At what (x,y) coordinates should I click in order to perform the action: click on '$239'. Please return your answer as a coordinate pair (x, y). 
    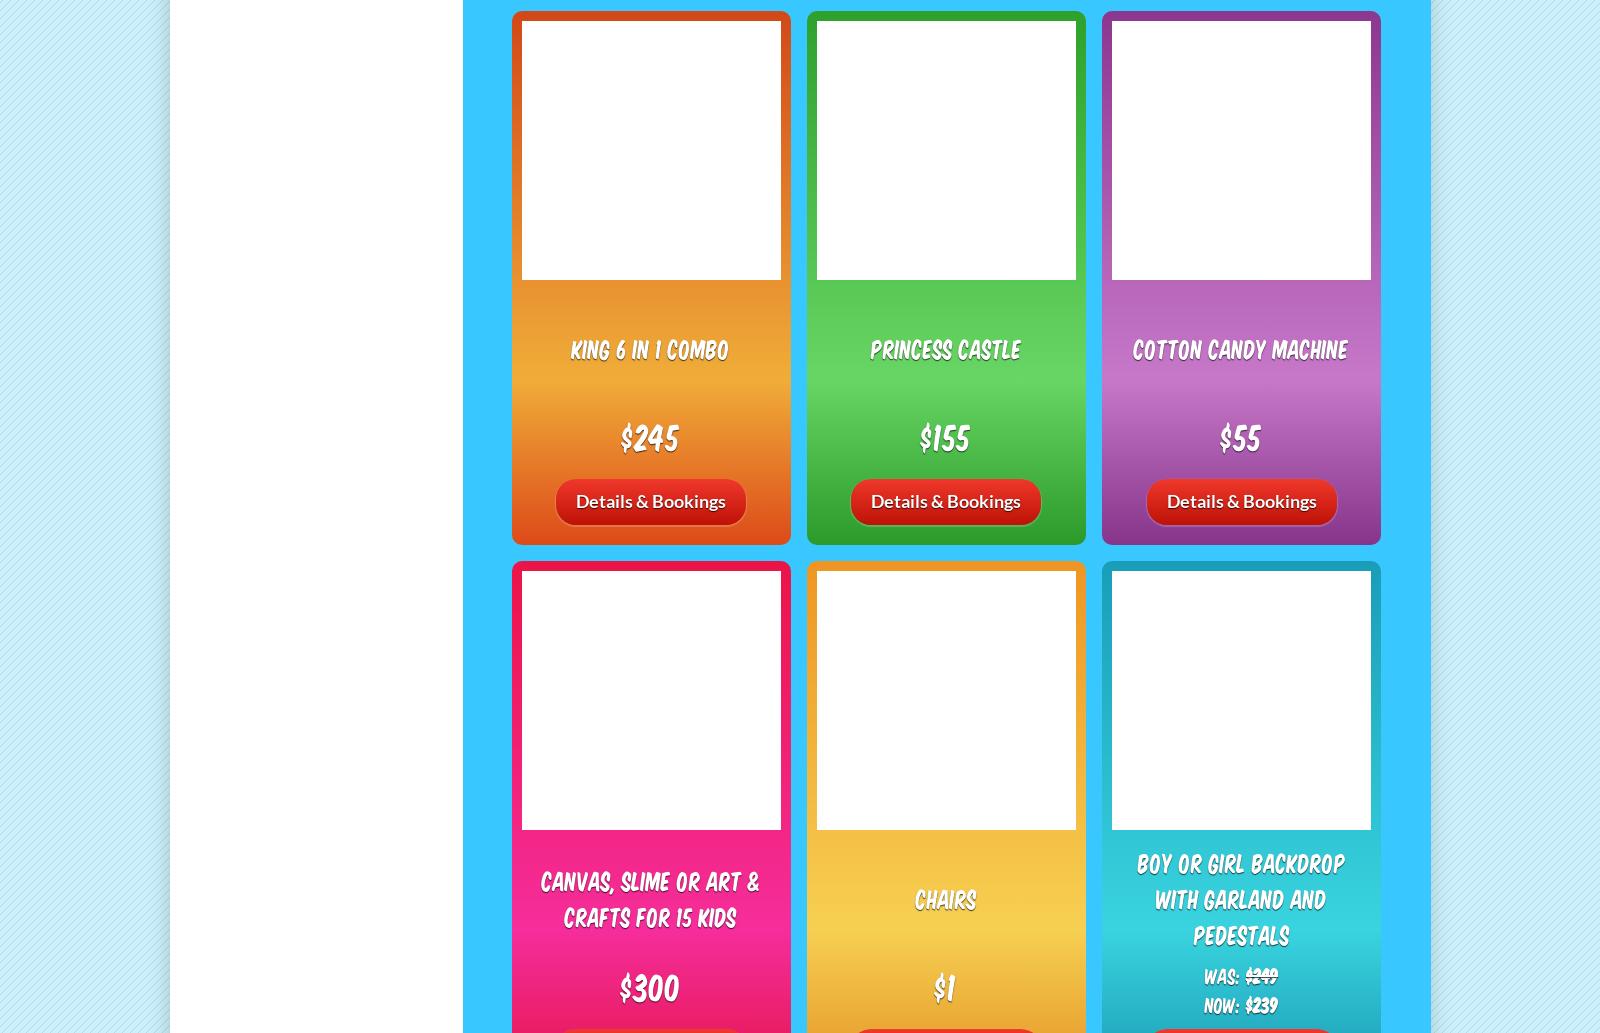
    Looking at the image, I should click on (1261, 1002).